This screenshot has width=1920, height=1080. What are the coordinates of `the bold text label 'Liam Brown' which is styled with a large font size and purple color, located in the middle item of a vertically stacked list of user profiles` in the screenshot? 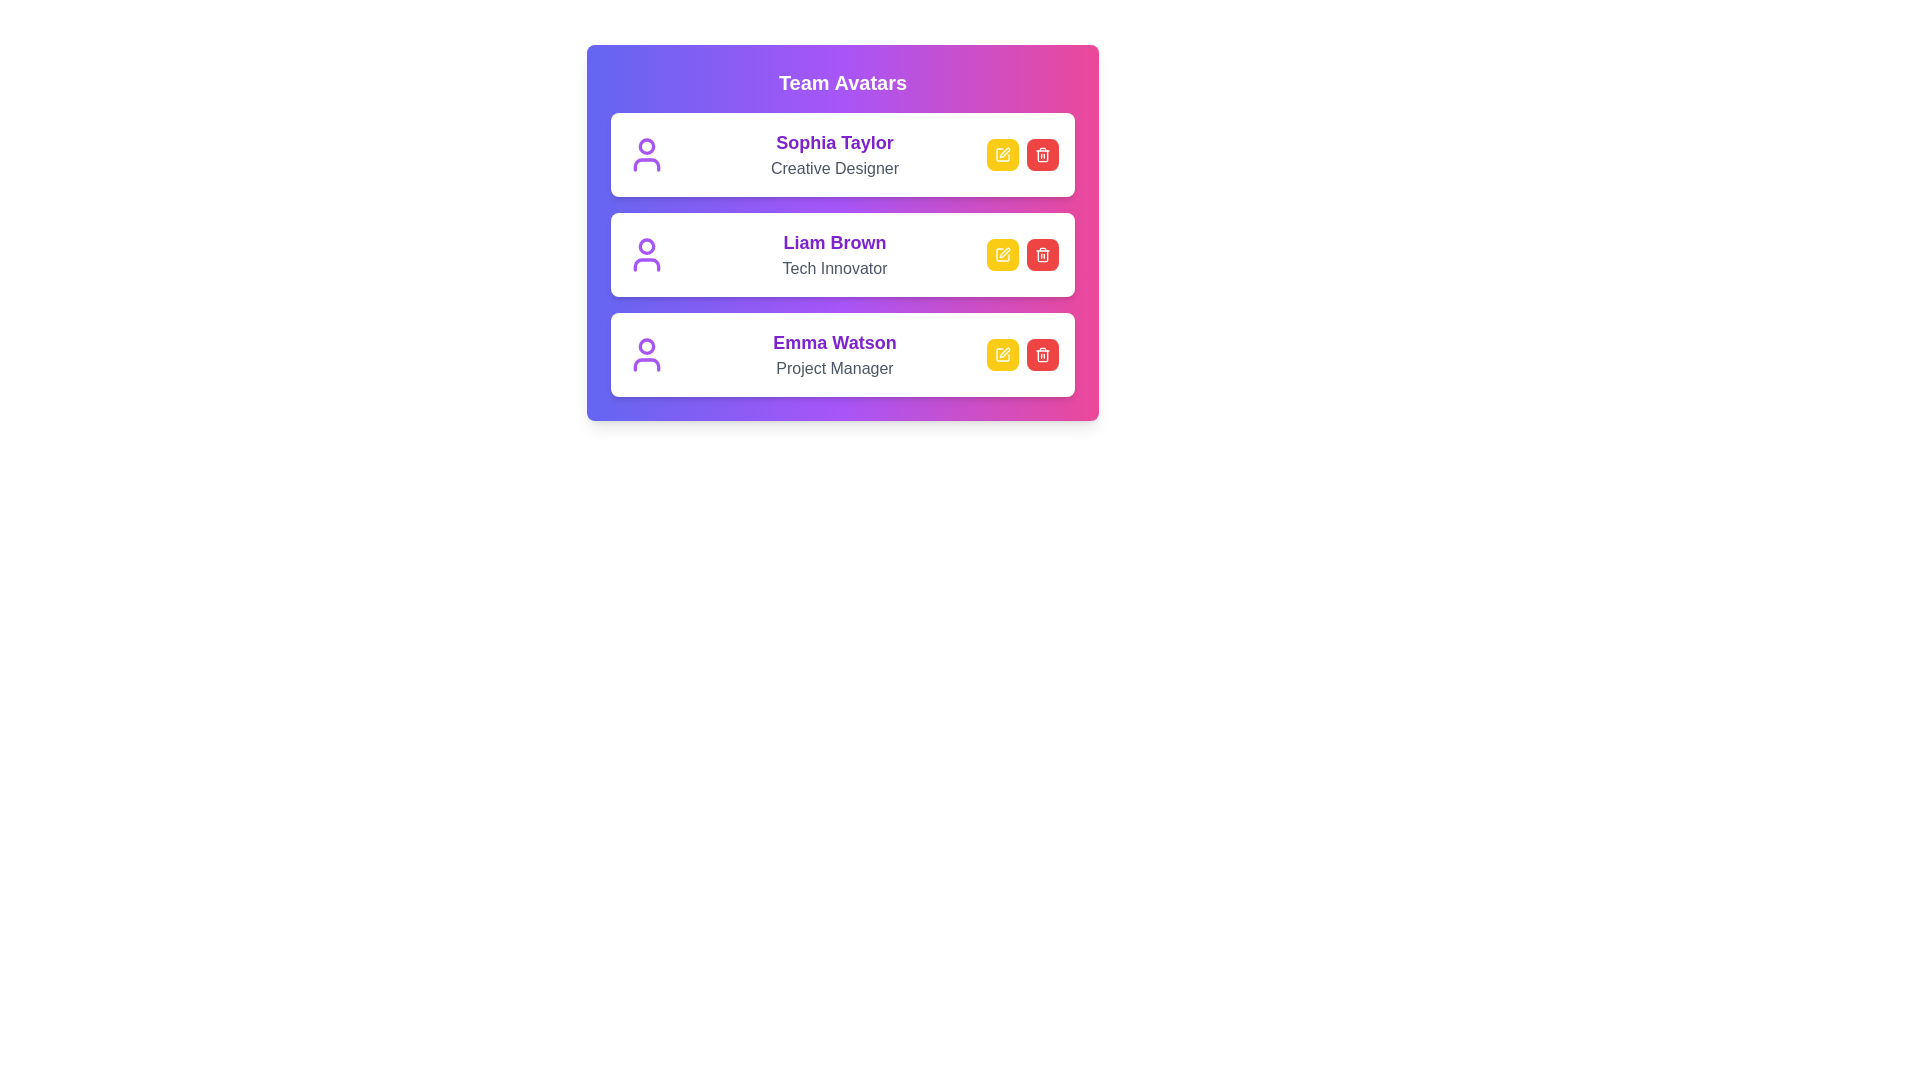 It's located at (835, 242).